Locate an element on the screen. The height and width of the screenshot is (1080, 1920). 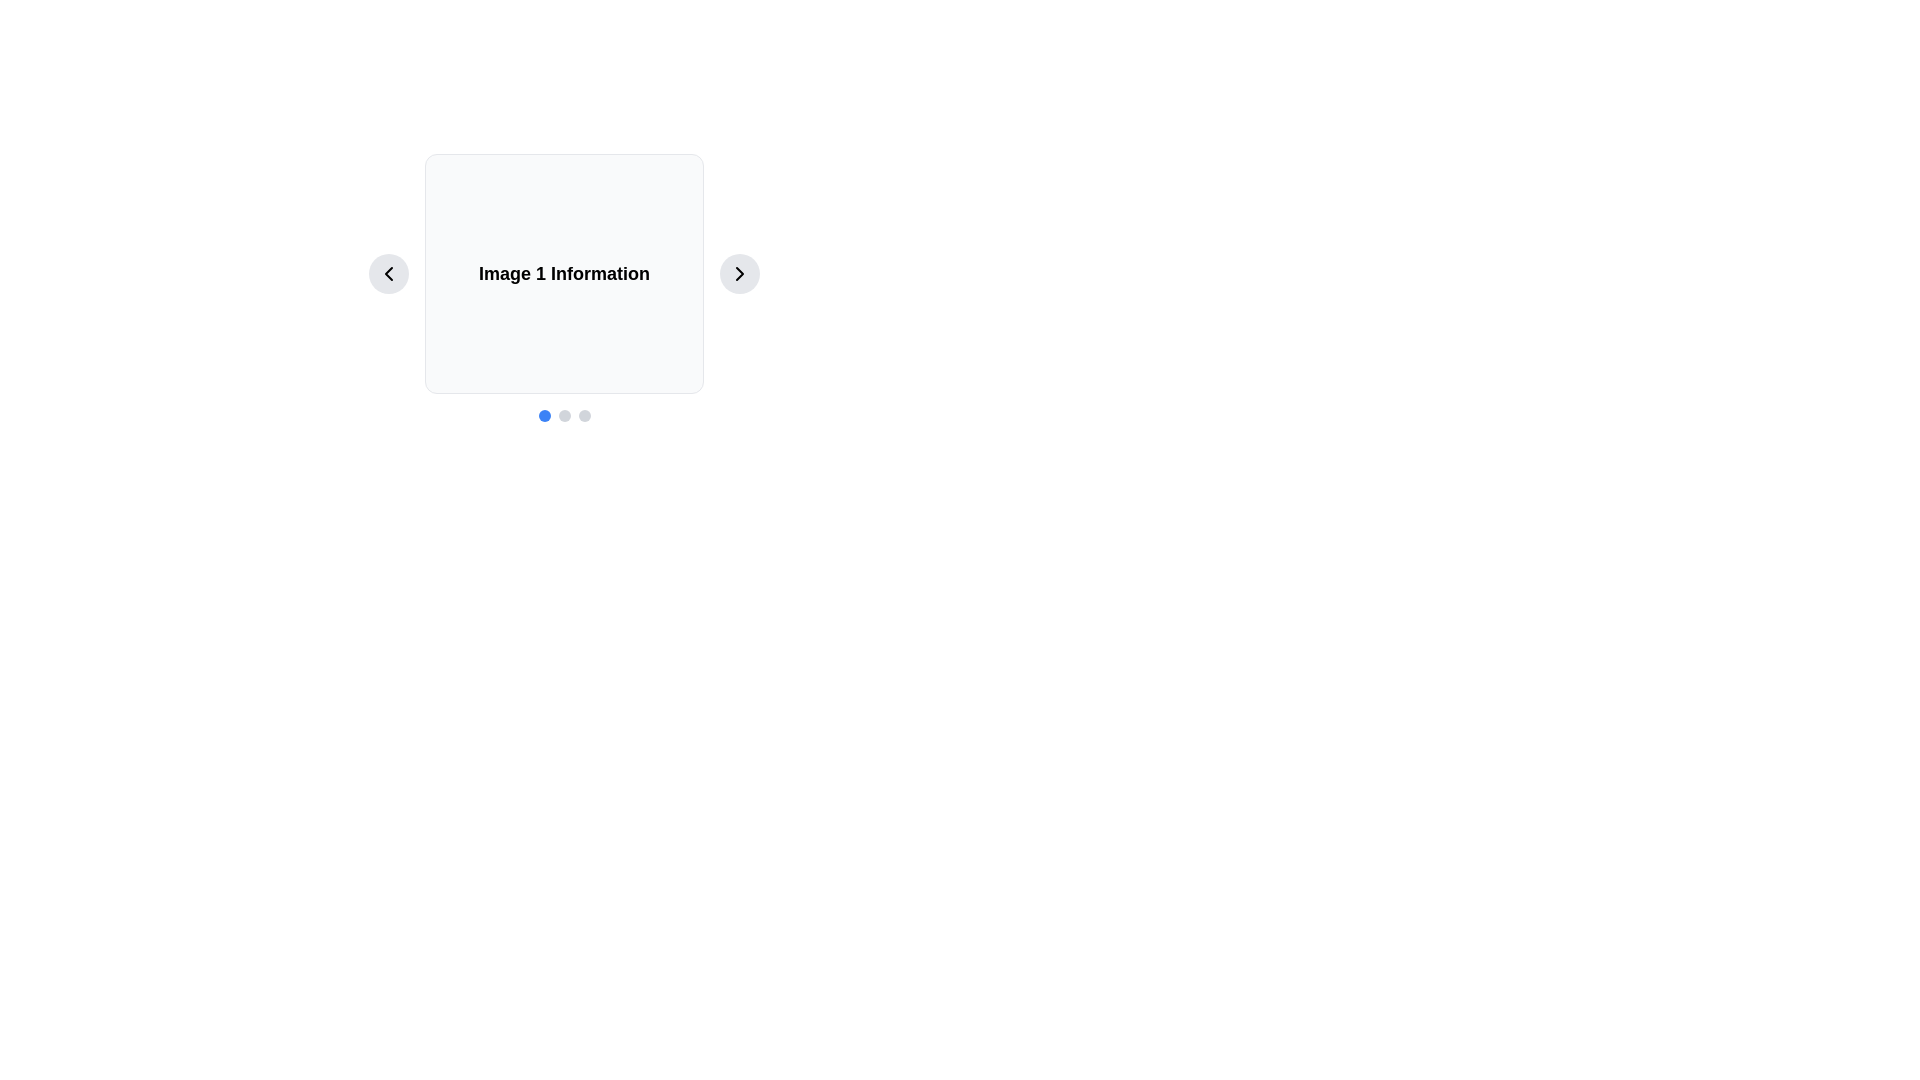
the right navigation icon of the carousel, which symbolizes the action of navigating to the next item in the slideshow is located at coordinates (738, 273).